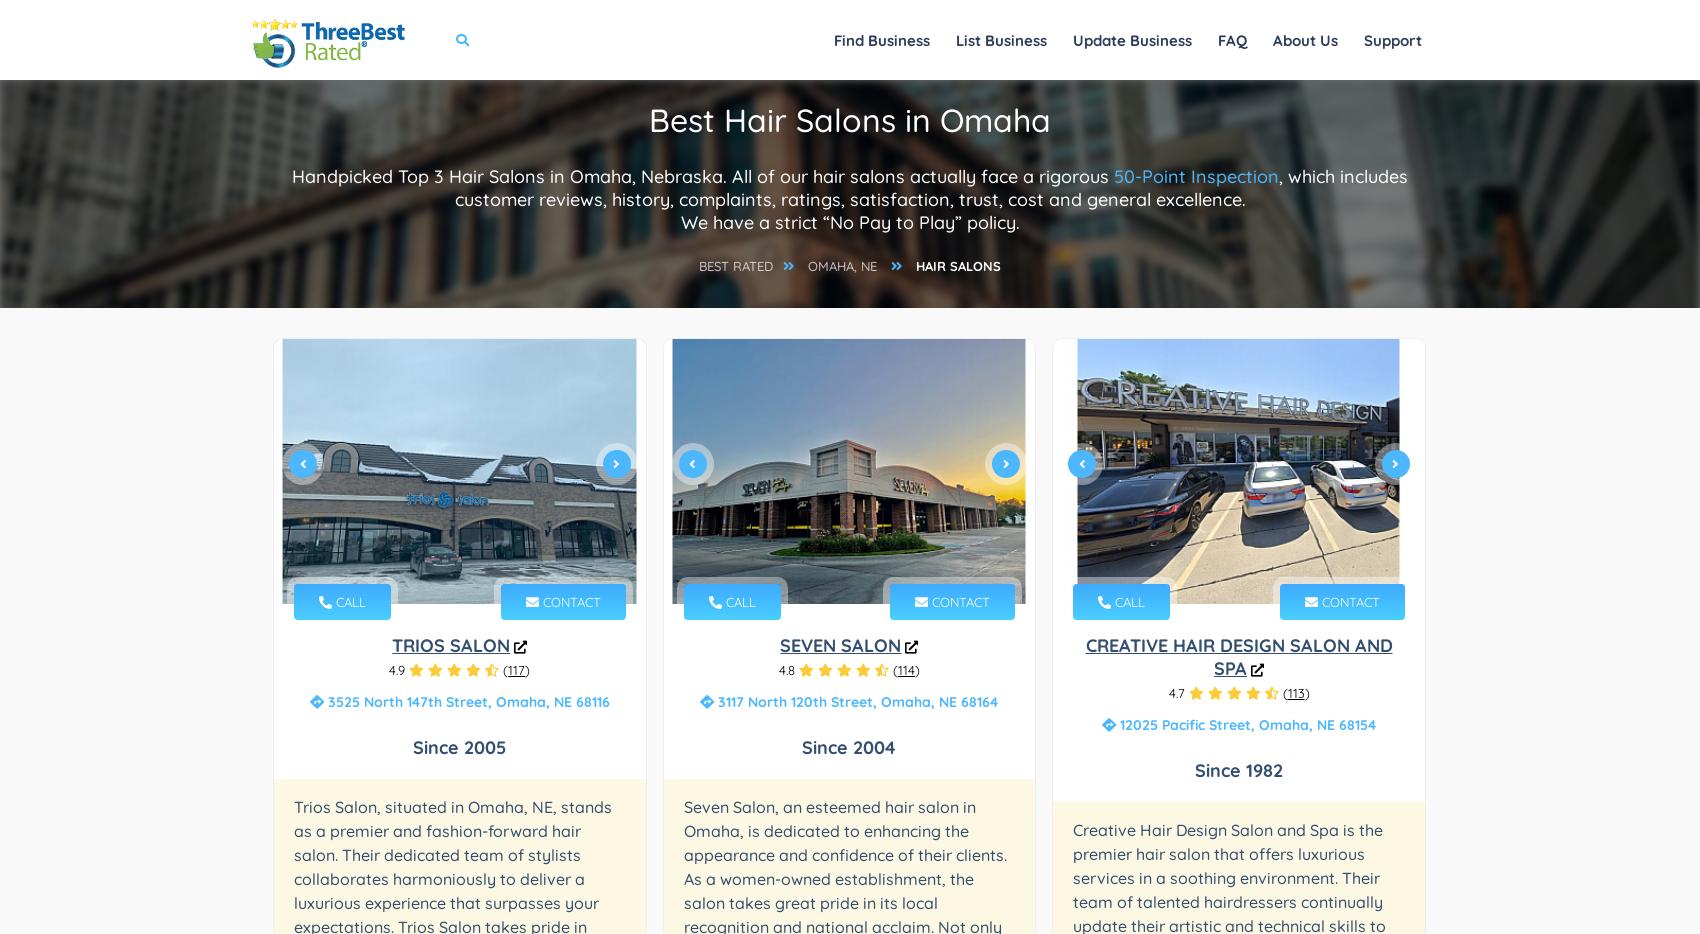 This screenshot has width=1700, height=934. What do you see at coordinates (1244, 724) in the screenshot?
I see `'12025 Pacific Street, Omaha, NE 68154'` at bounding box center [1244, 724].